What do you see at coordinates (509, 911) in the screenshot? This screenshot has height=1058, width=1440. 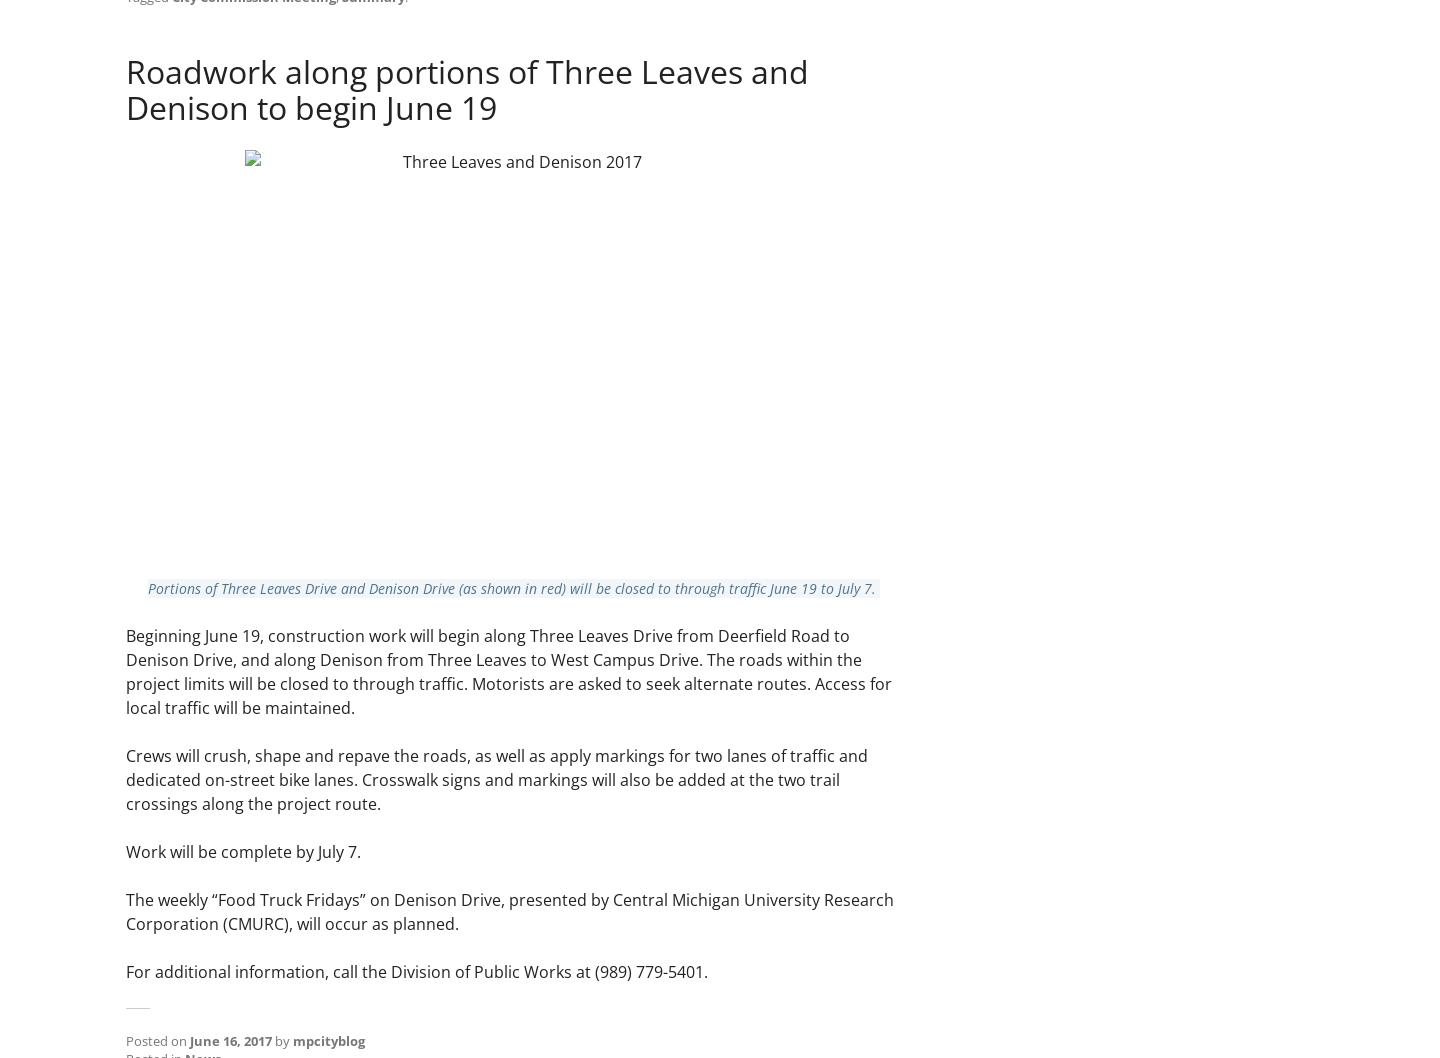 I see `'The weekly “Food Truck Fridays” on Denison Drive, presented by Central Michigan University Research Corporation (CMURC), will occur as planned.'` at bounding box center [509, 911].